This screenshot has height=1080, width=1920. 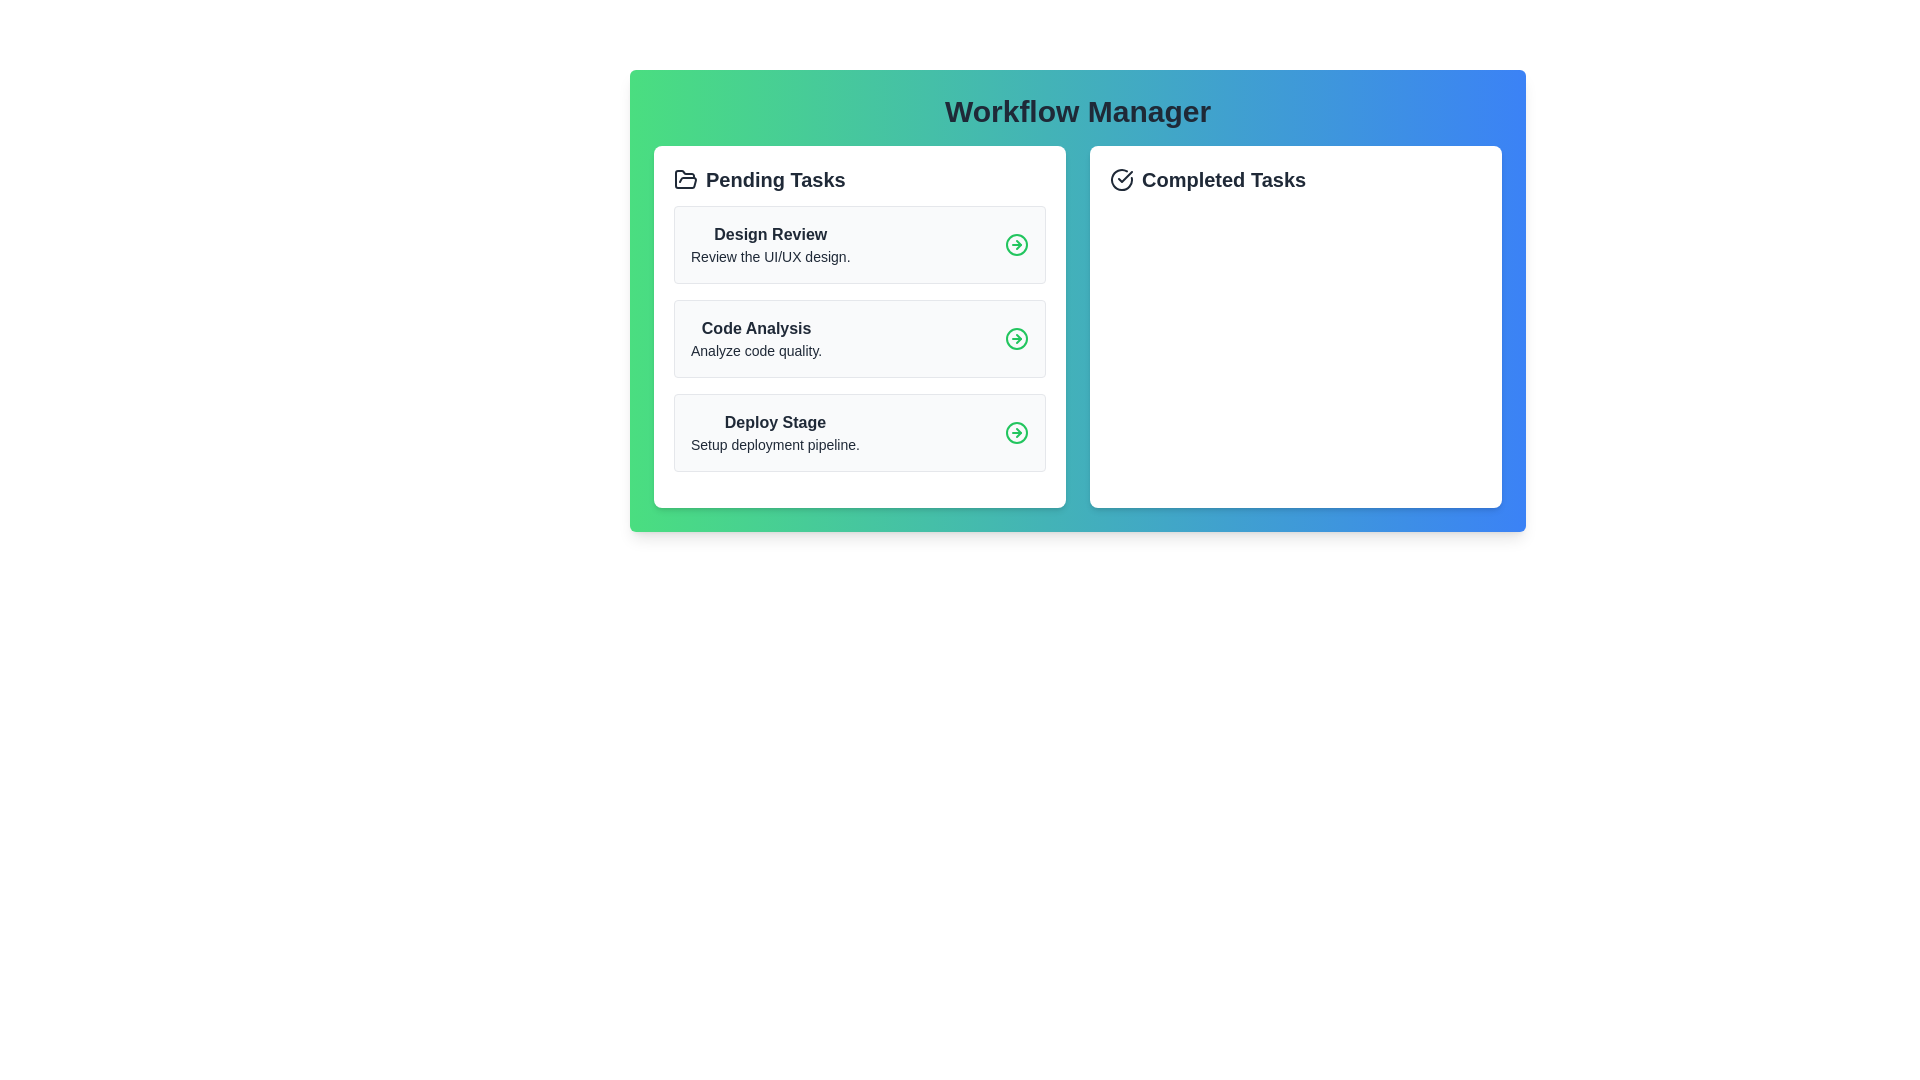 What do you see at coordinates (769, 234) in the screenshot?
I see `the 'Design Review' text label that is styled in bold font and positioned in the 'Pending Tasks' section, located above the description 'Review the UI/UX design.'` at bounding box center [769, 234].